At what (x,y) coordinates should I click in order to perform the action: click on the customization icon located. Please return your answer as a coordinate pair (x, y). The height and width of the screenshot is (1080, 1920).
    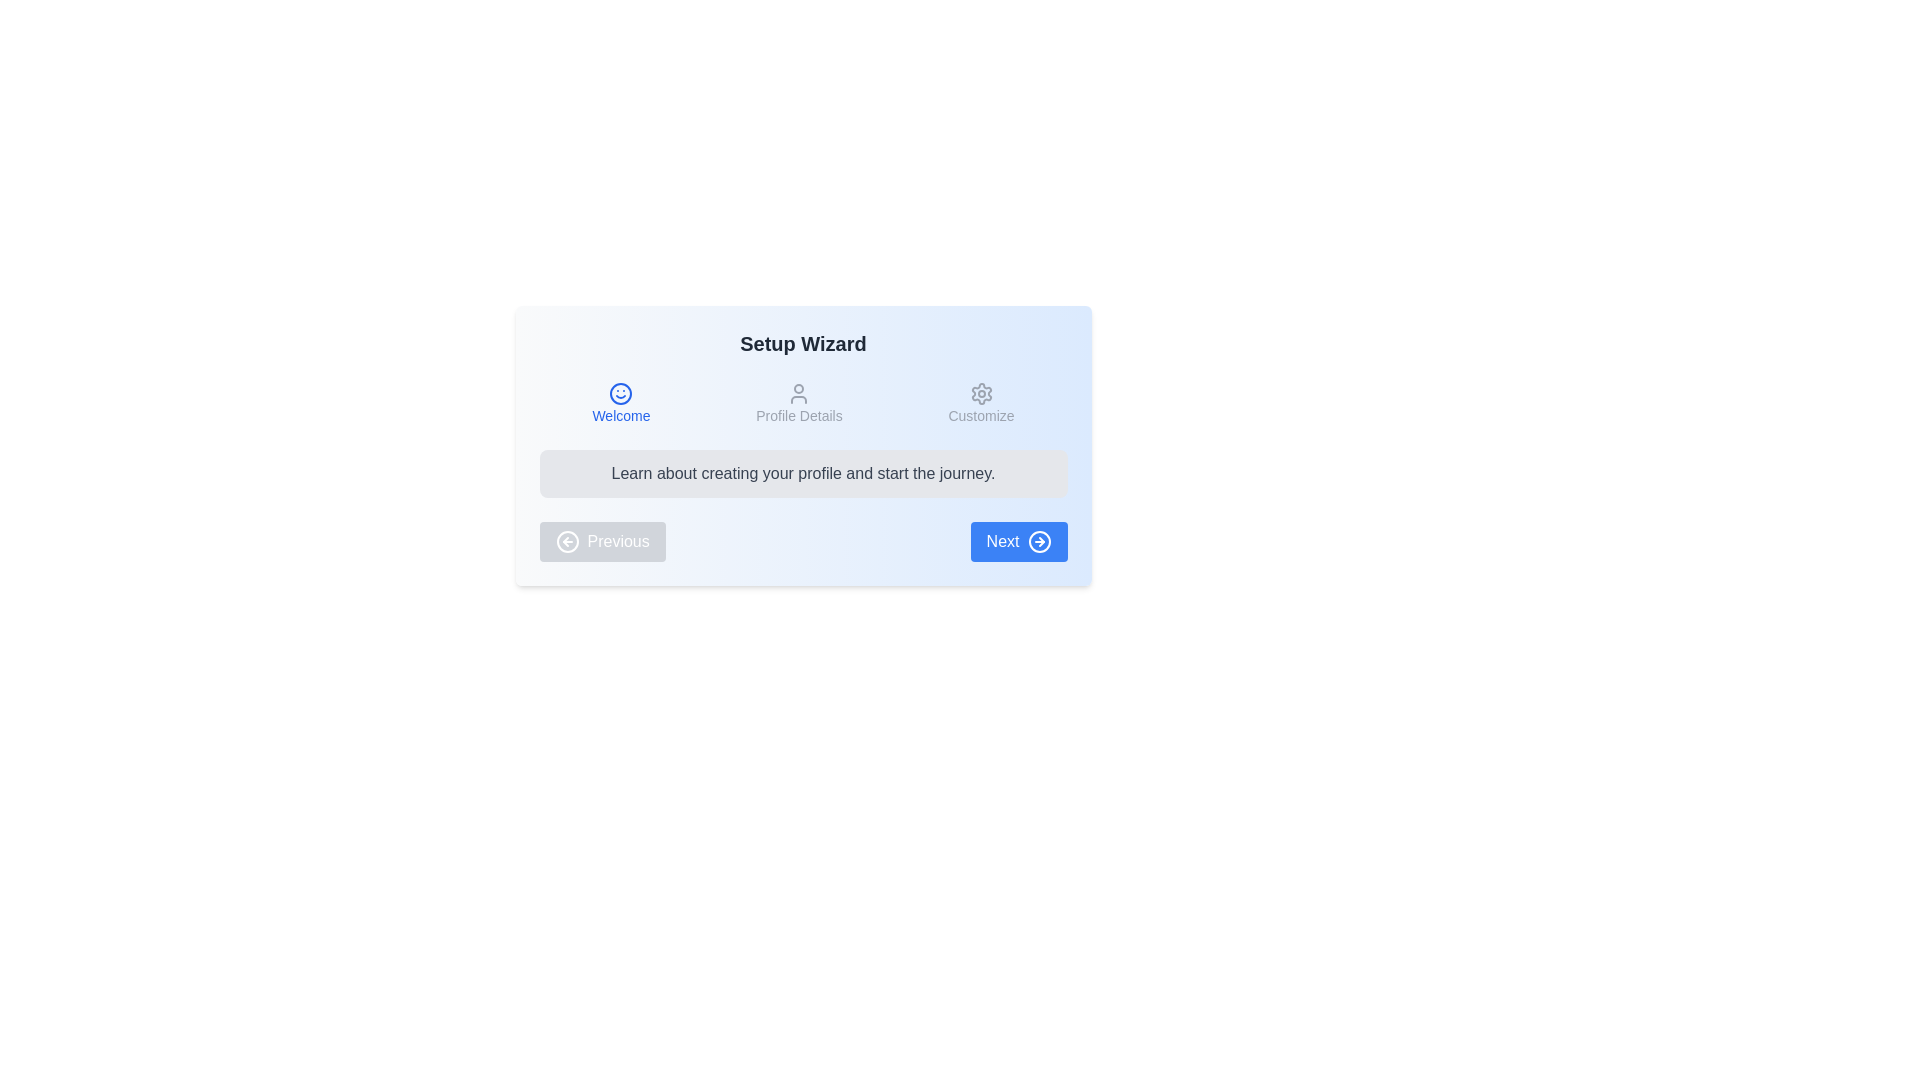
    Looking at the image, I should click on (981, 393).